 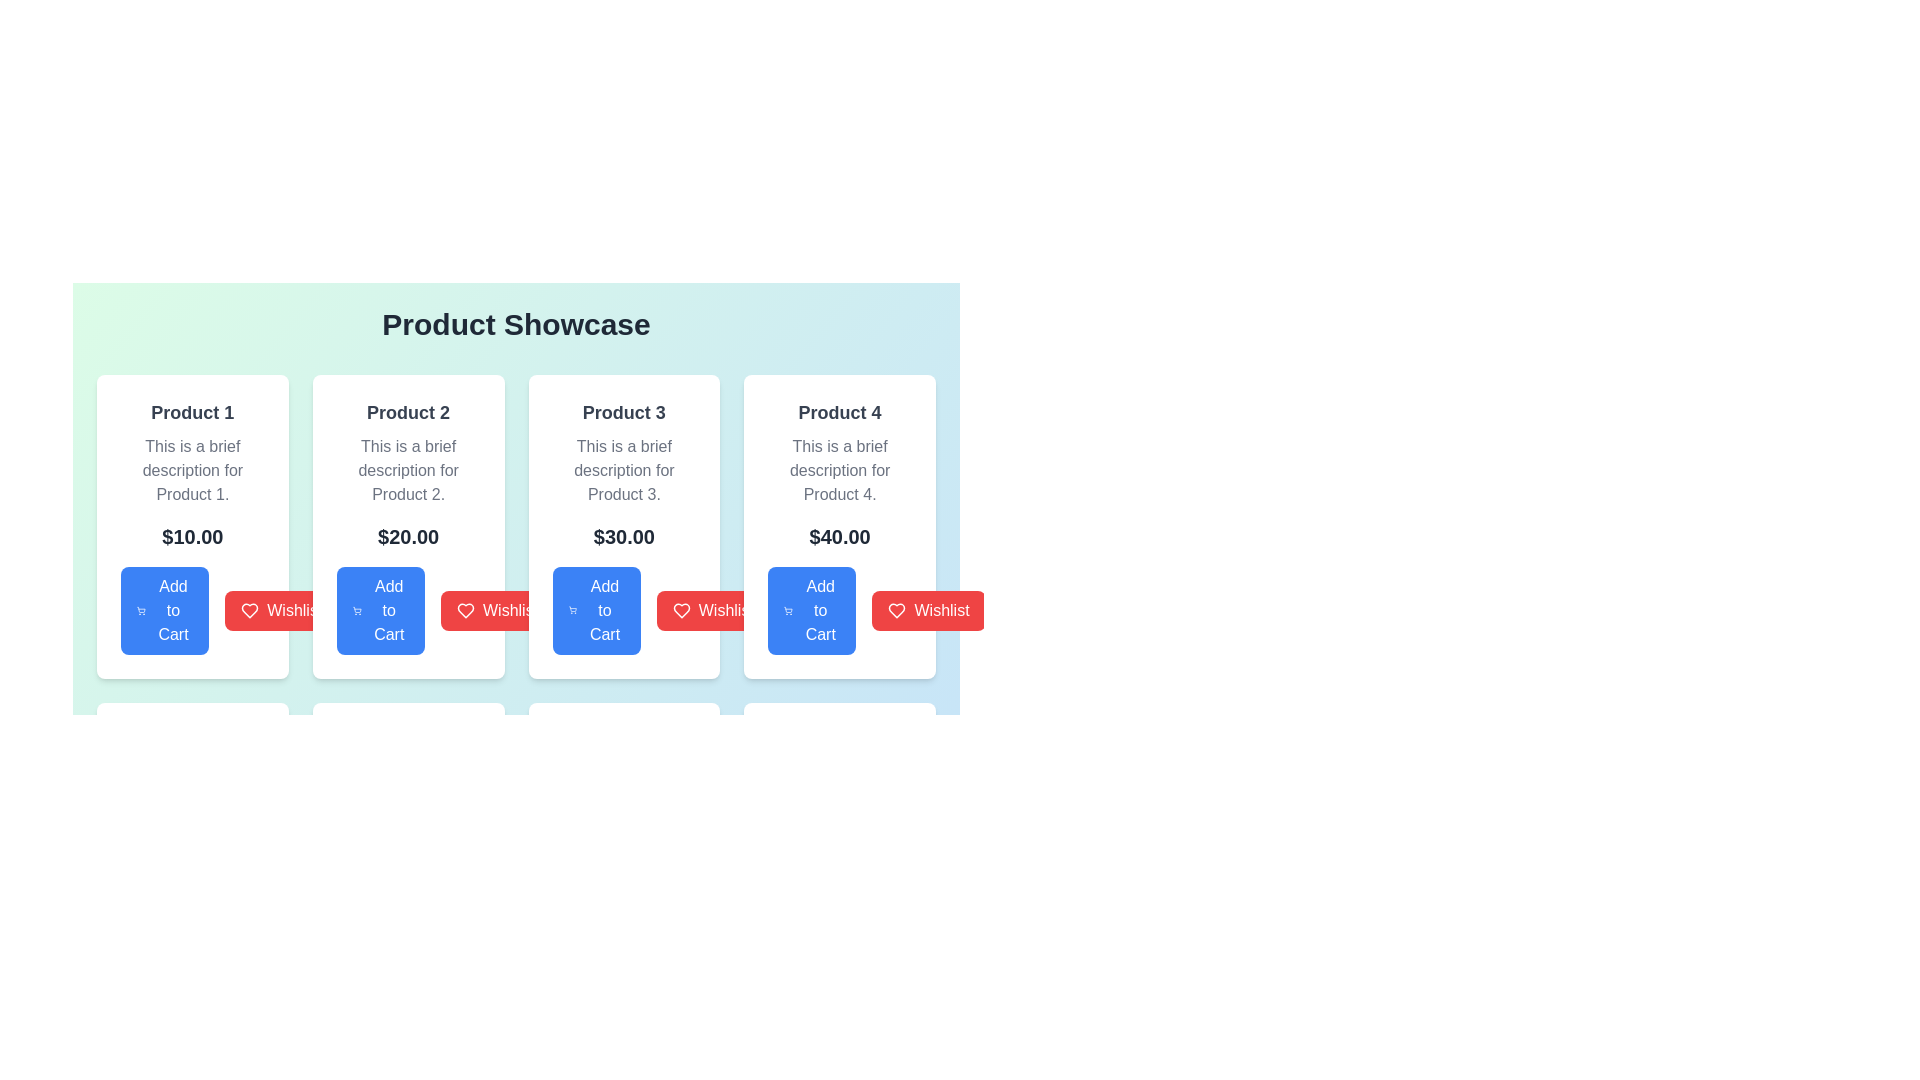 I want to click on the wishlist icon located within the 'Wishlist' button for 'Product 2', which is positioned to the left of the text label, so click(x=249, y=609).